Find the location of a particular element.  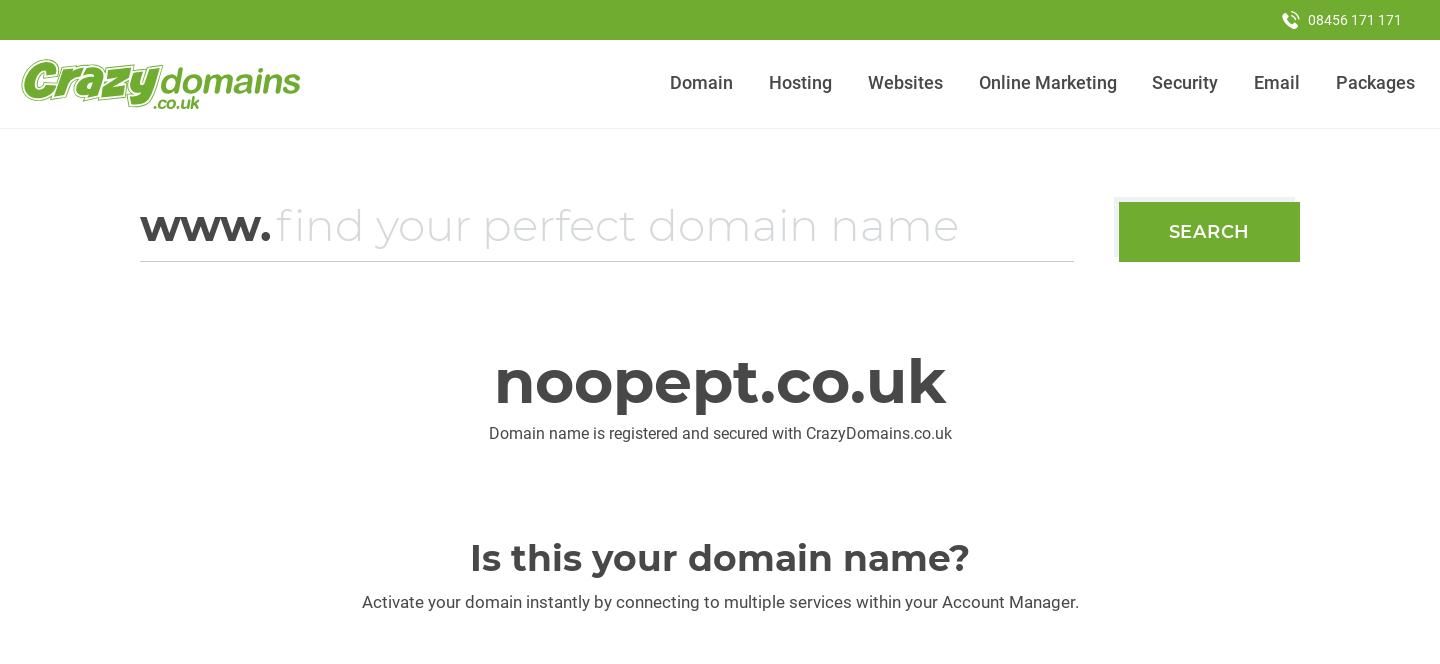

'Domain' is located at coordinates (701, 83).